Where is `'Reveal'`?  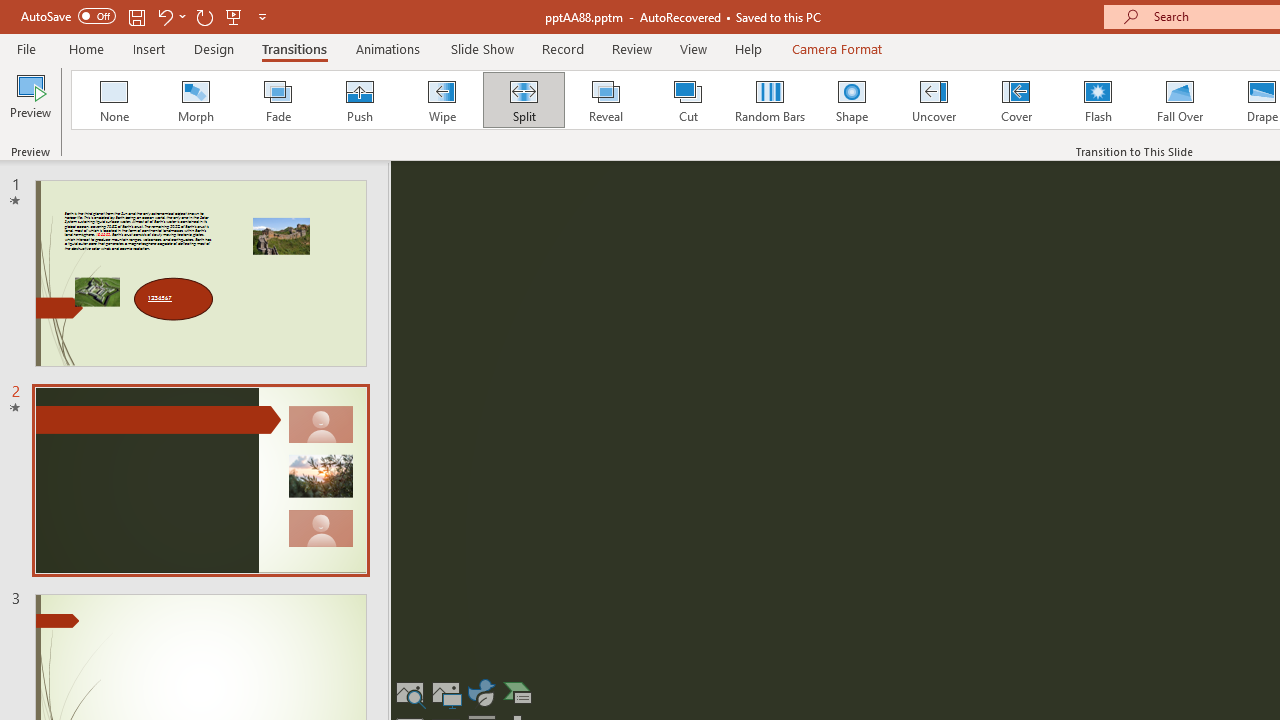
'Reveal' is located at coordinates (604, 100).